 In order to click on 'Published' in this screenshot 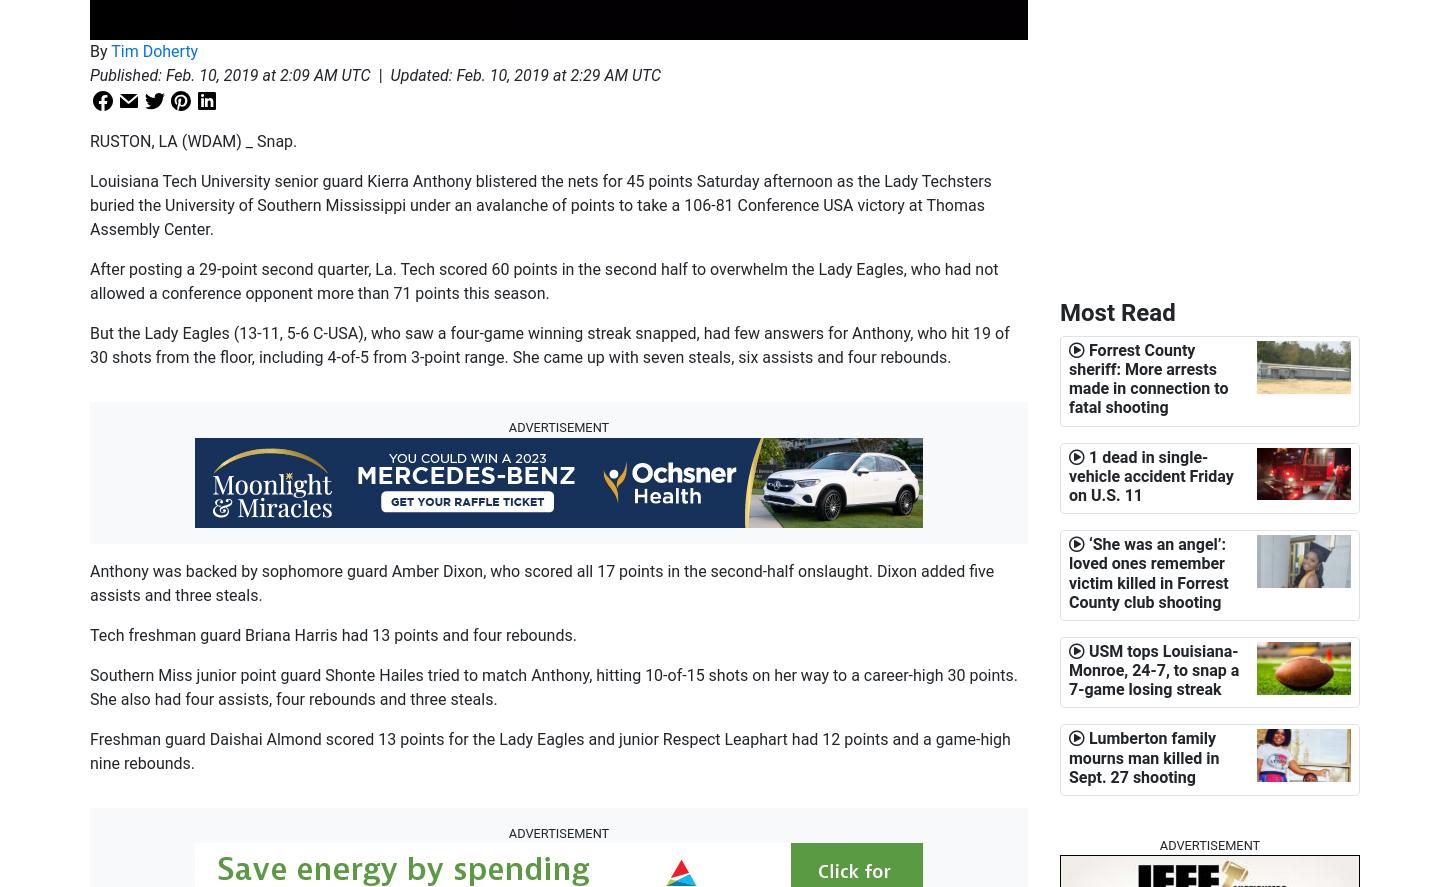, I will do `click(122, 73)`.